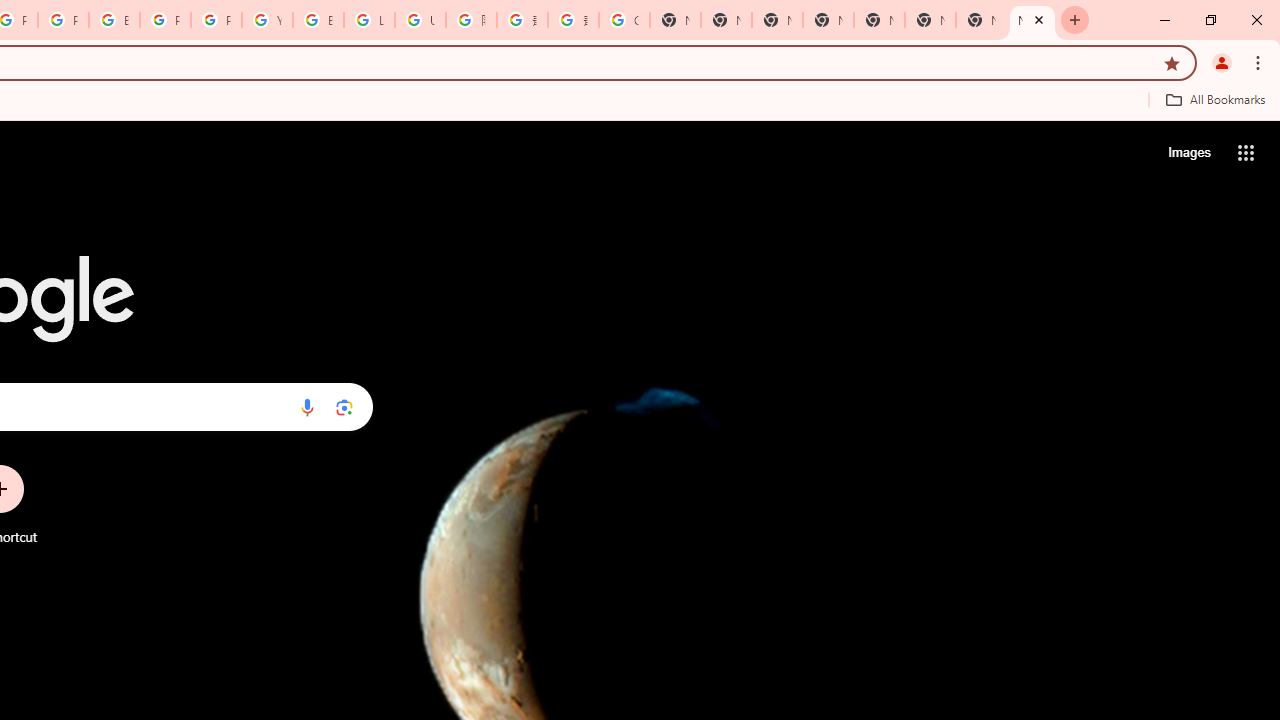 The width and height of the screenshot is (1280, 720). What do you see at coordinates (64, 20) in the screenshot?
I see `'Privacy Help Center - Policies Help'` at bounding box center [64, 20].